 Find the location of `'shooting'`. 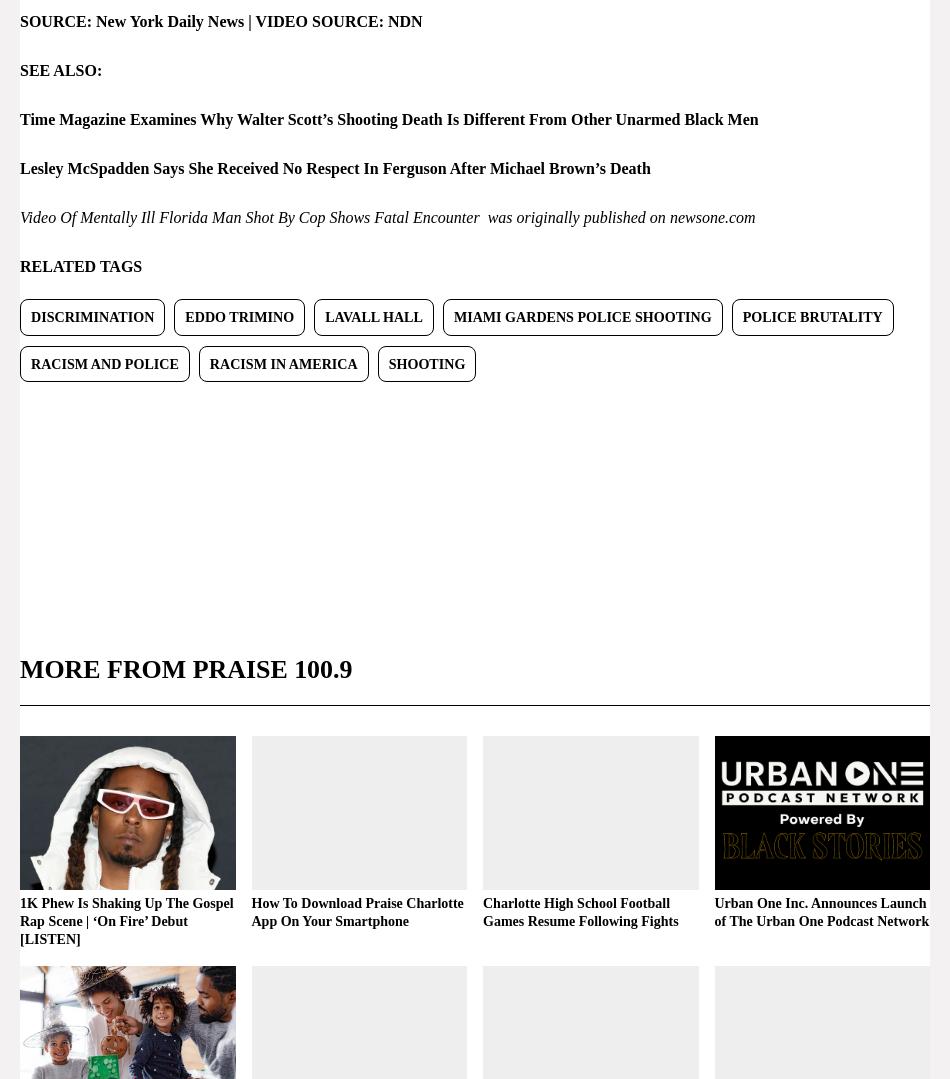

'shooting' is located at coordinates (386, 362).